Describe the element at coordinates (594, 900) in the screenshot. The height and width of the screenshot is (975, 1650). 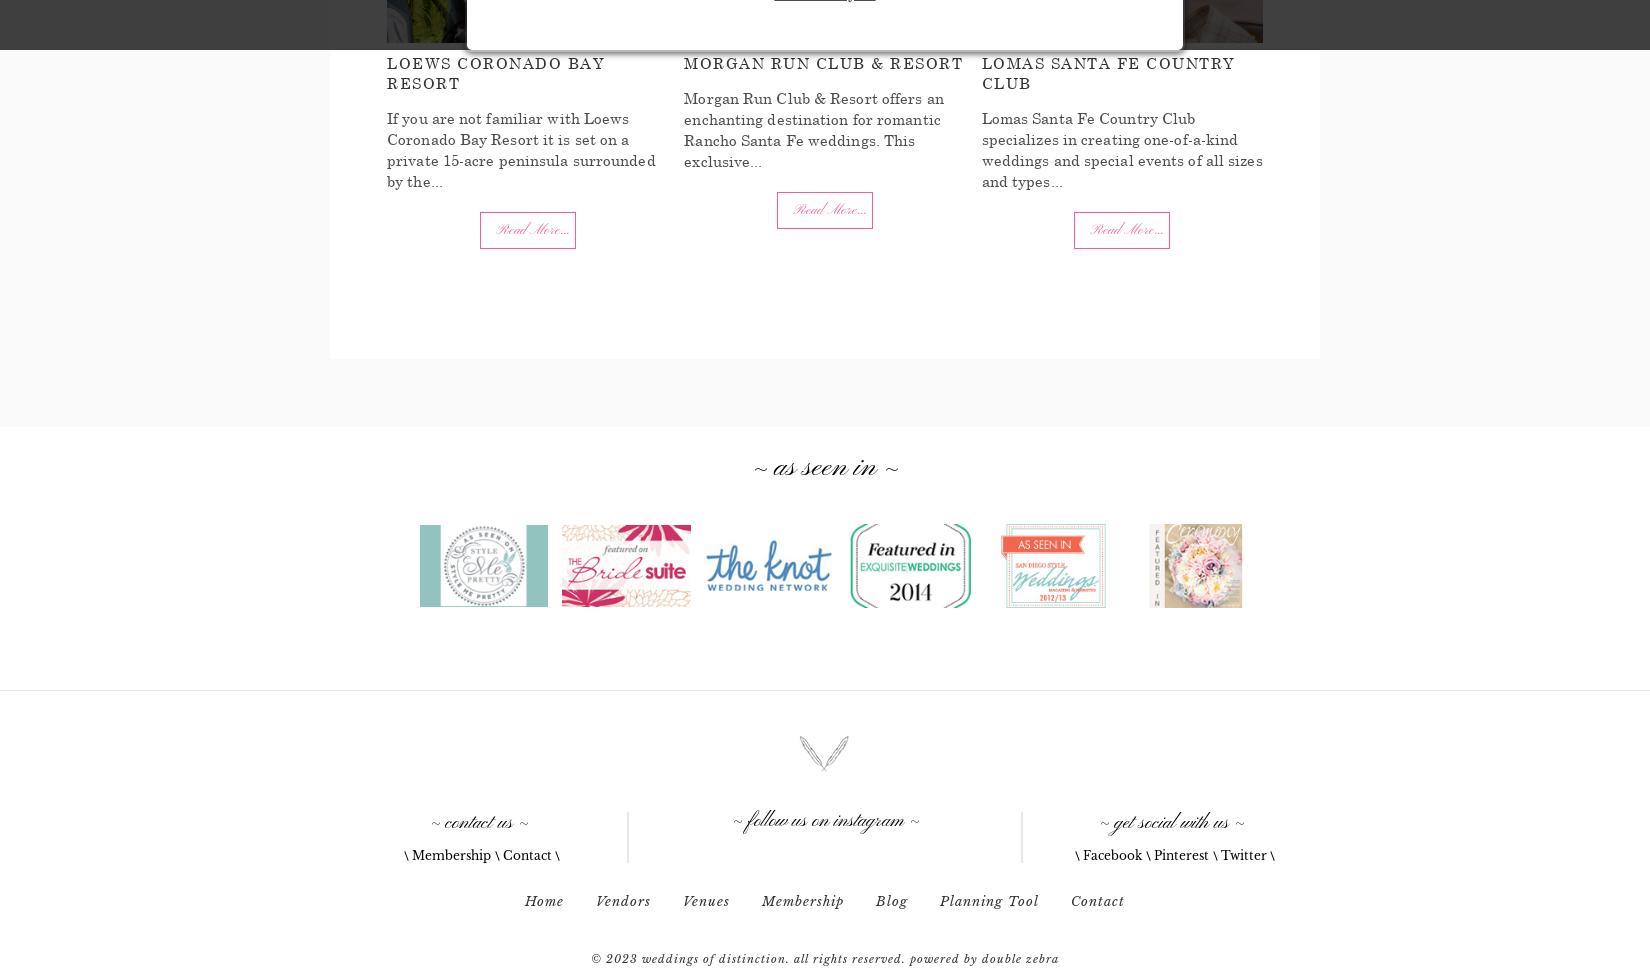
I see `'Vendors'` at that location.